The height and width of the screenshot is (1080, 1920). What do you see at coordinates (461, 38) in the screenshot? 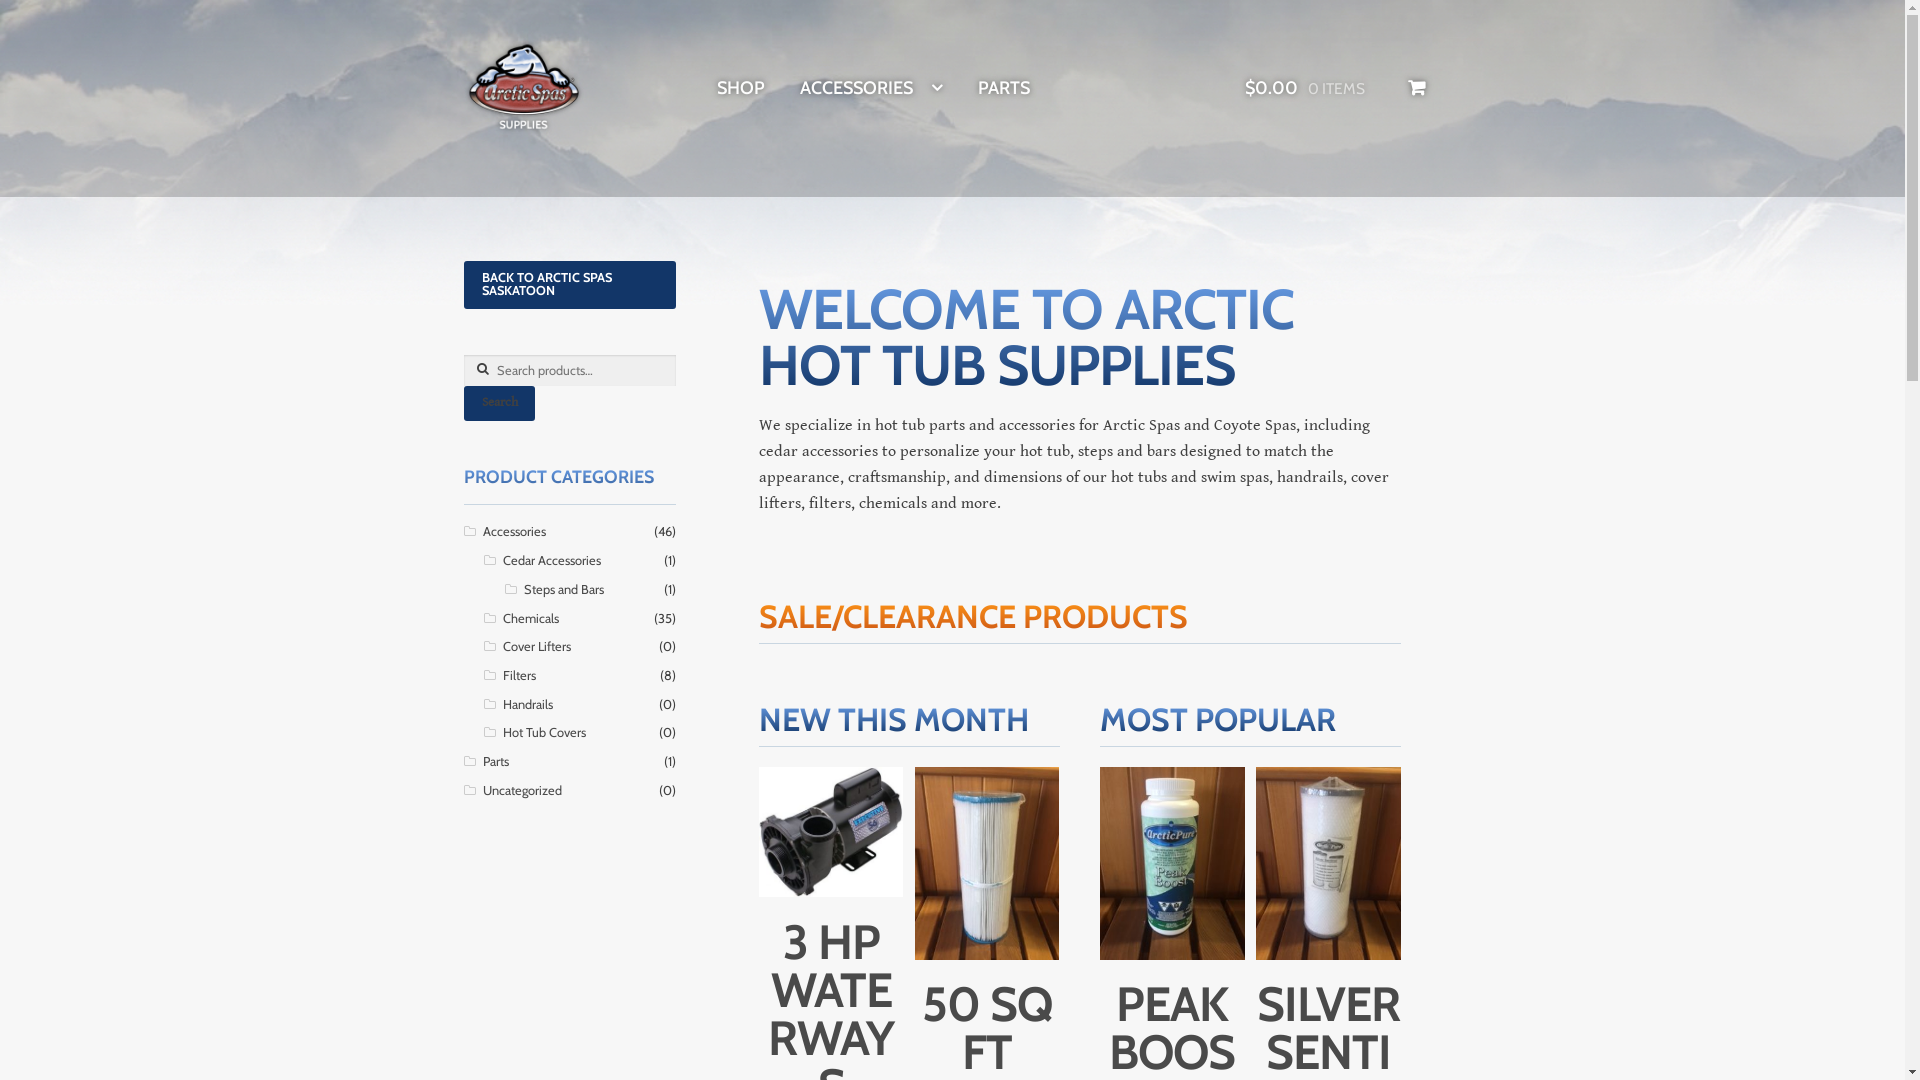
I see `'SKIP TO NAVIGATION'` at bounding box center [461, 38].